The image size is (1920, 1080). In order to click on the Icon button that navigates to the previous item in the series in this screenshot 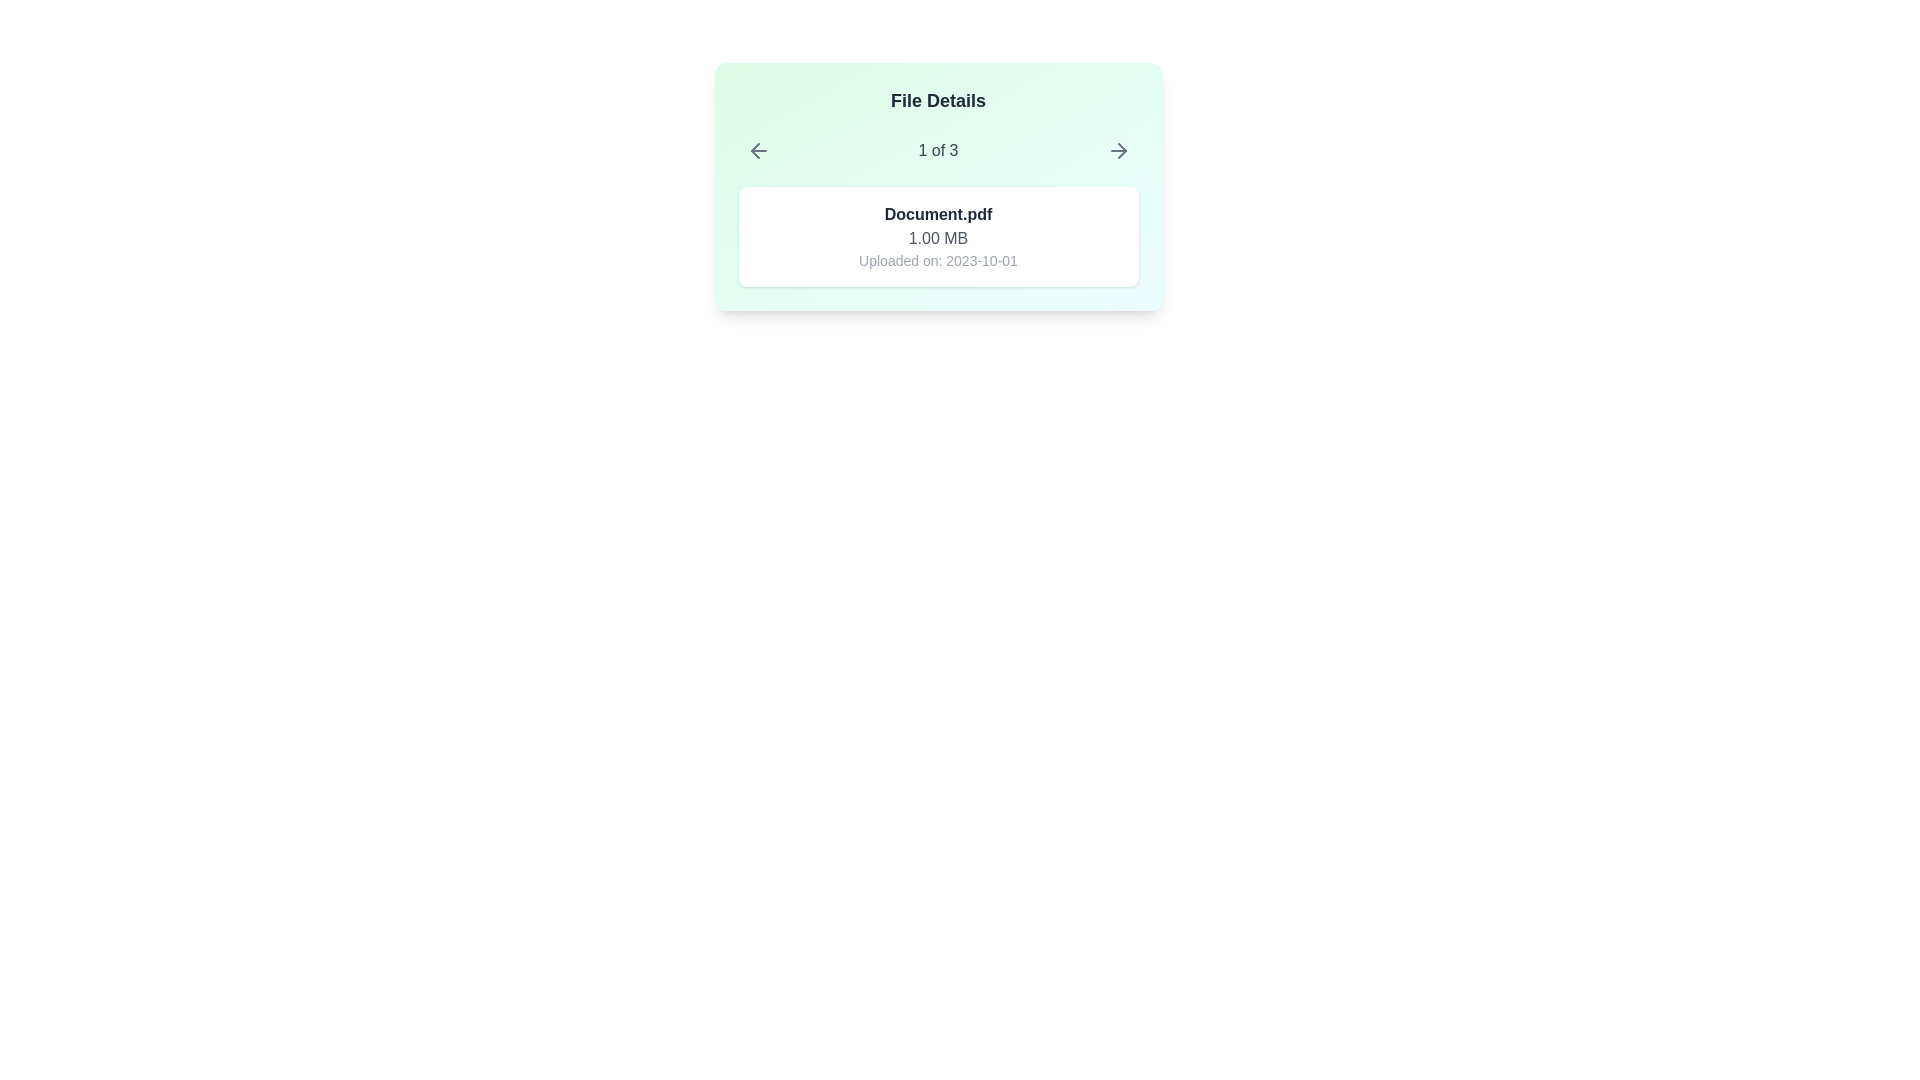, I will do `click(757, 149)`.